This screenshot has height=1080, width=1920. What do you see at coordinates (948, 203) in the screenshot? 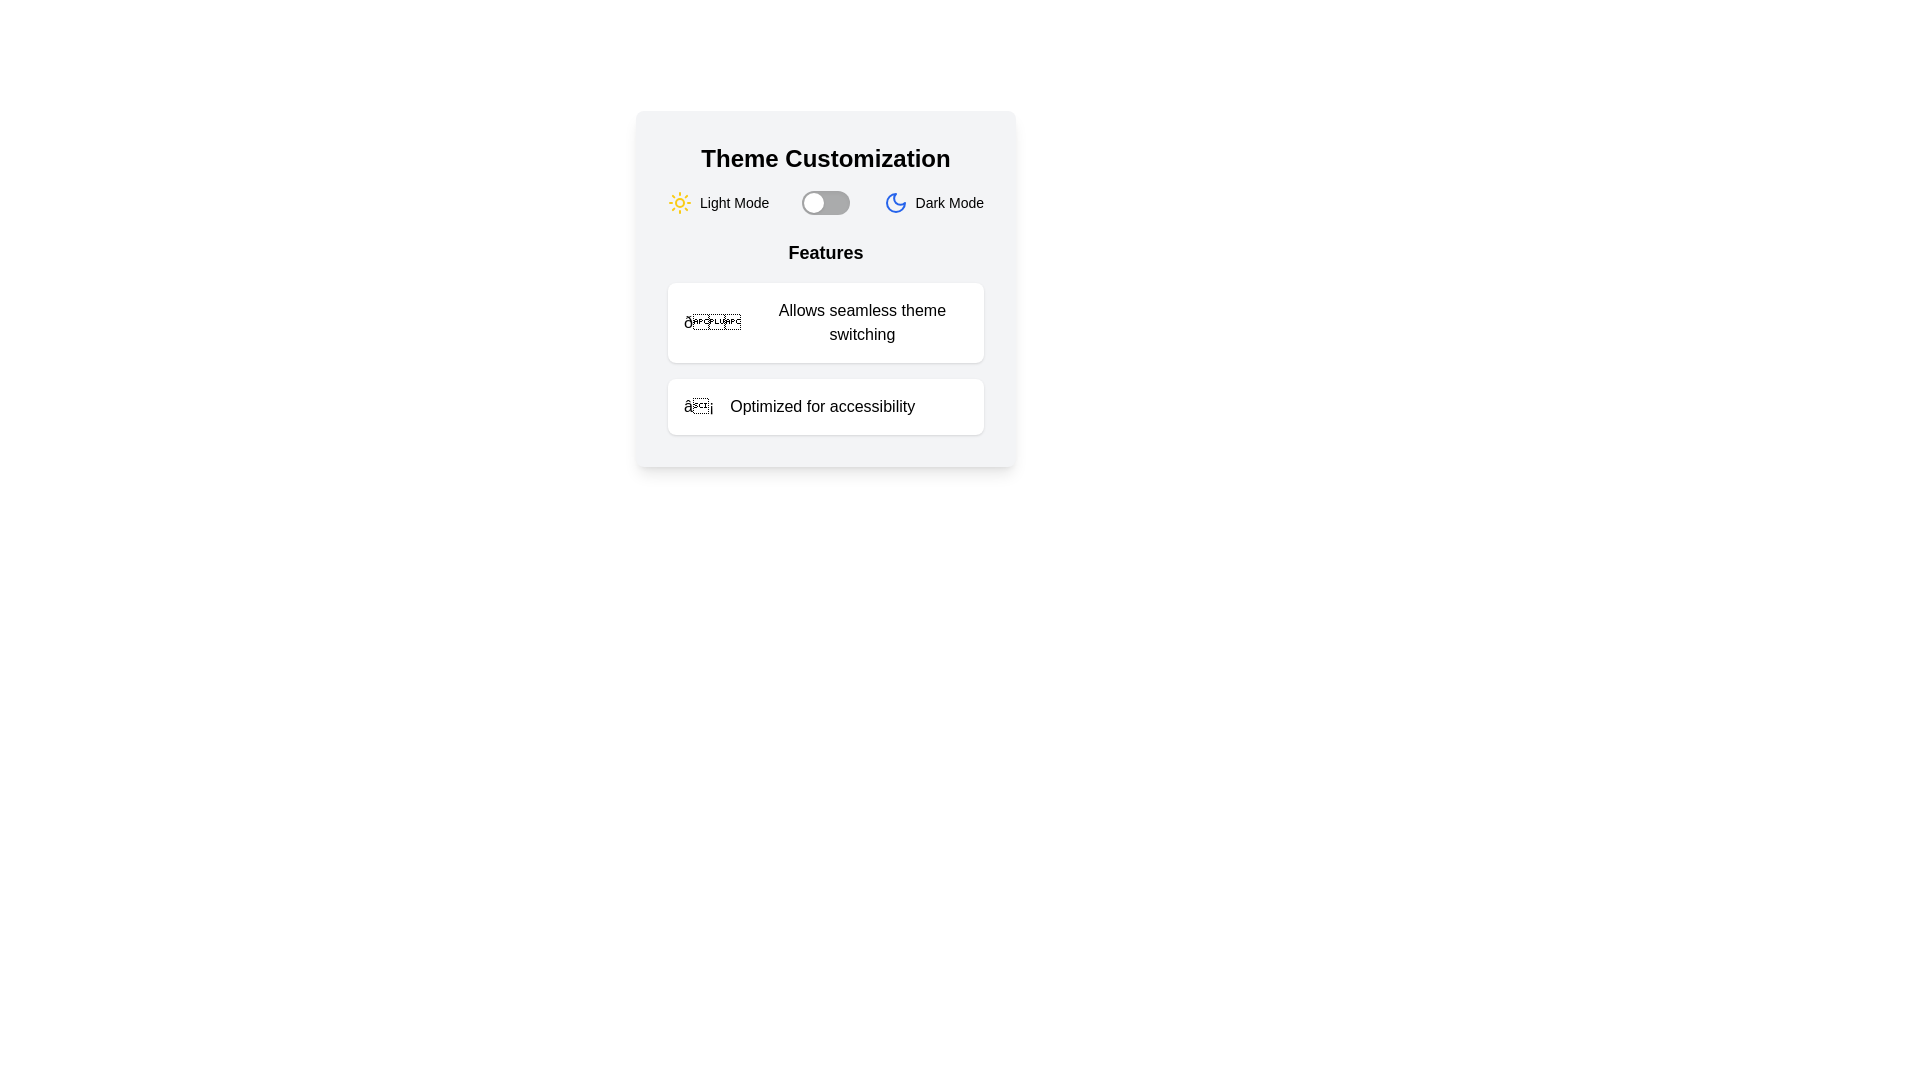
I see `the text label that reads 'Dark Mode', which is positioned next to the moon icon in the Theme Customization section` at bounding box center [948, 203].